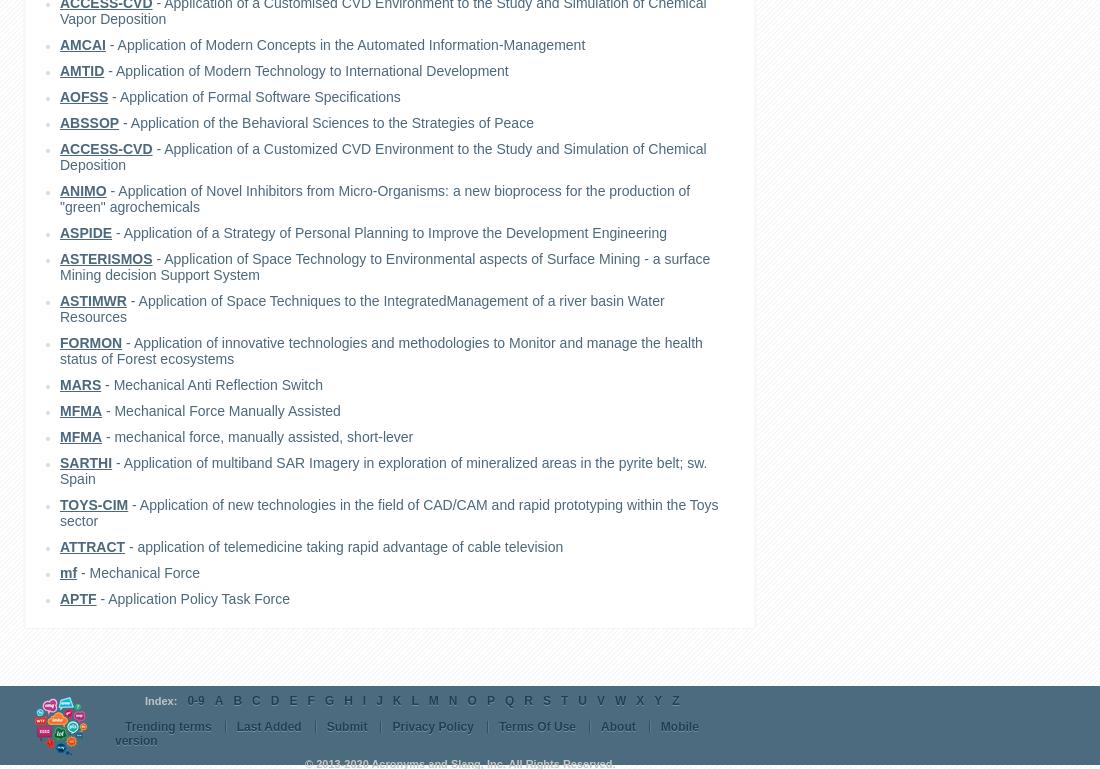 The image size is (1100, 769). I want to click on 'P', so click(490, 701).